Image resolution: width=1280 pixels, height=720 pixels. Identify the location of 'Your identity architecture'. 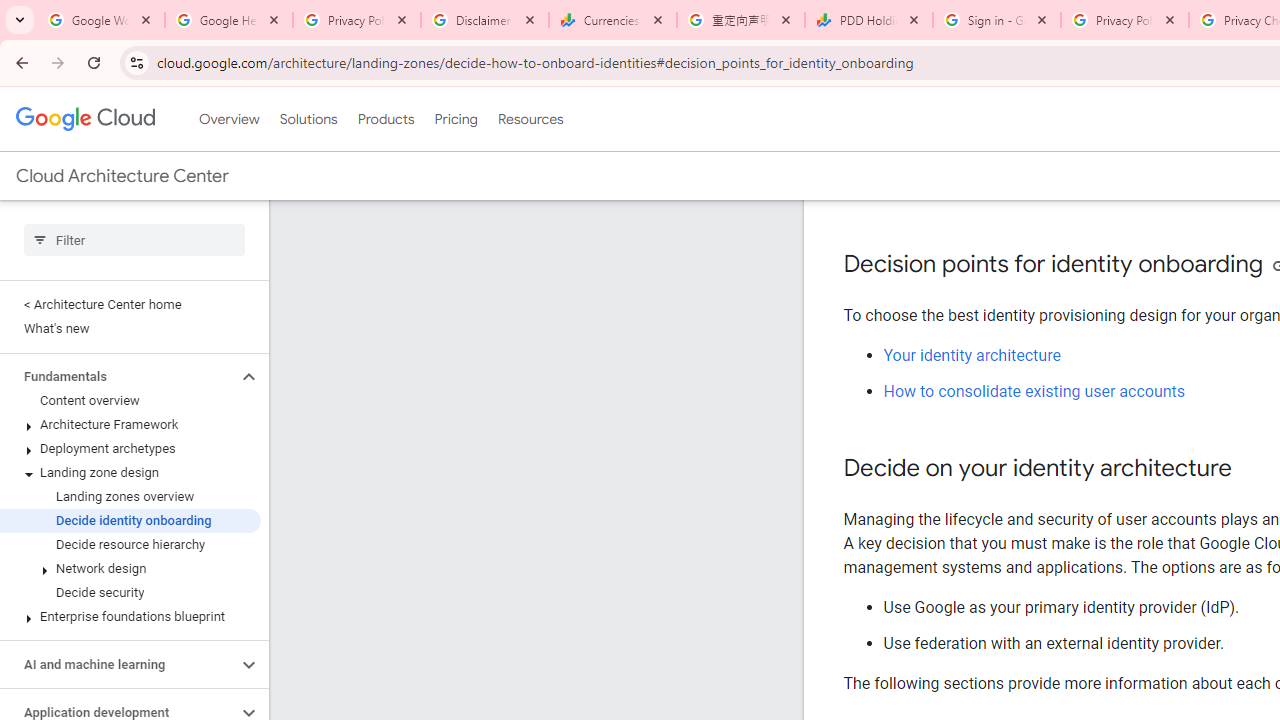
(972, 354).